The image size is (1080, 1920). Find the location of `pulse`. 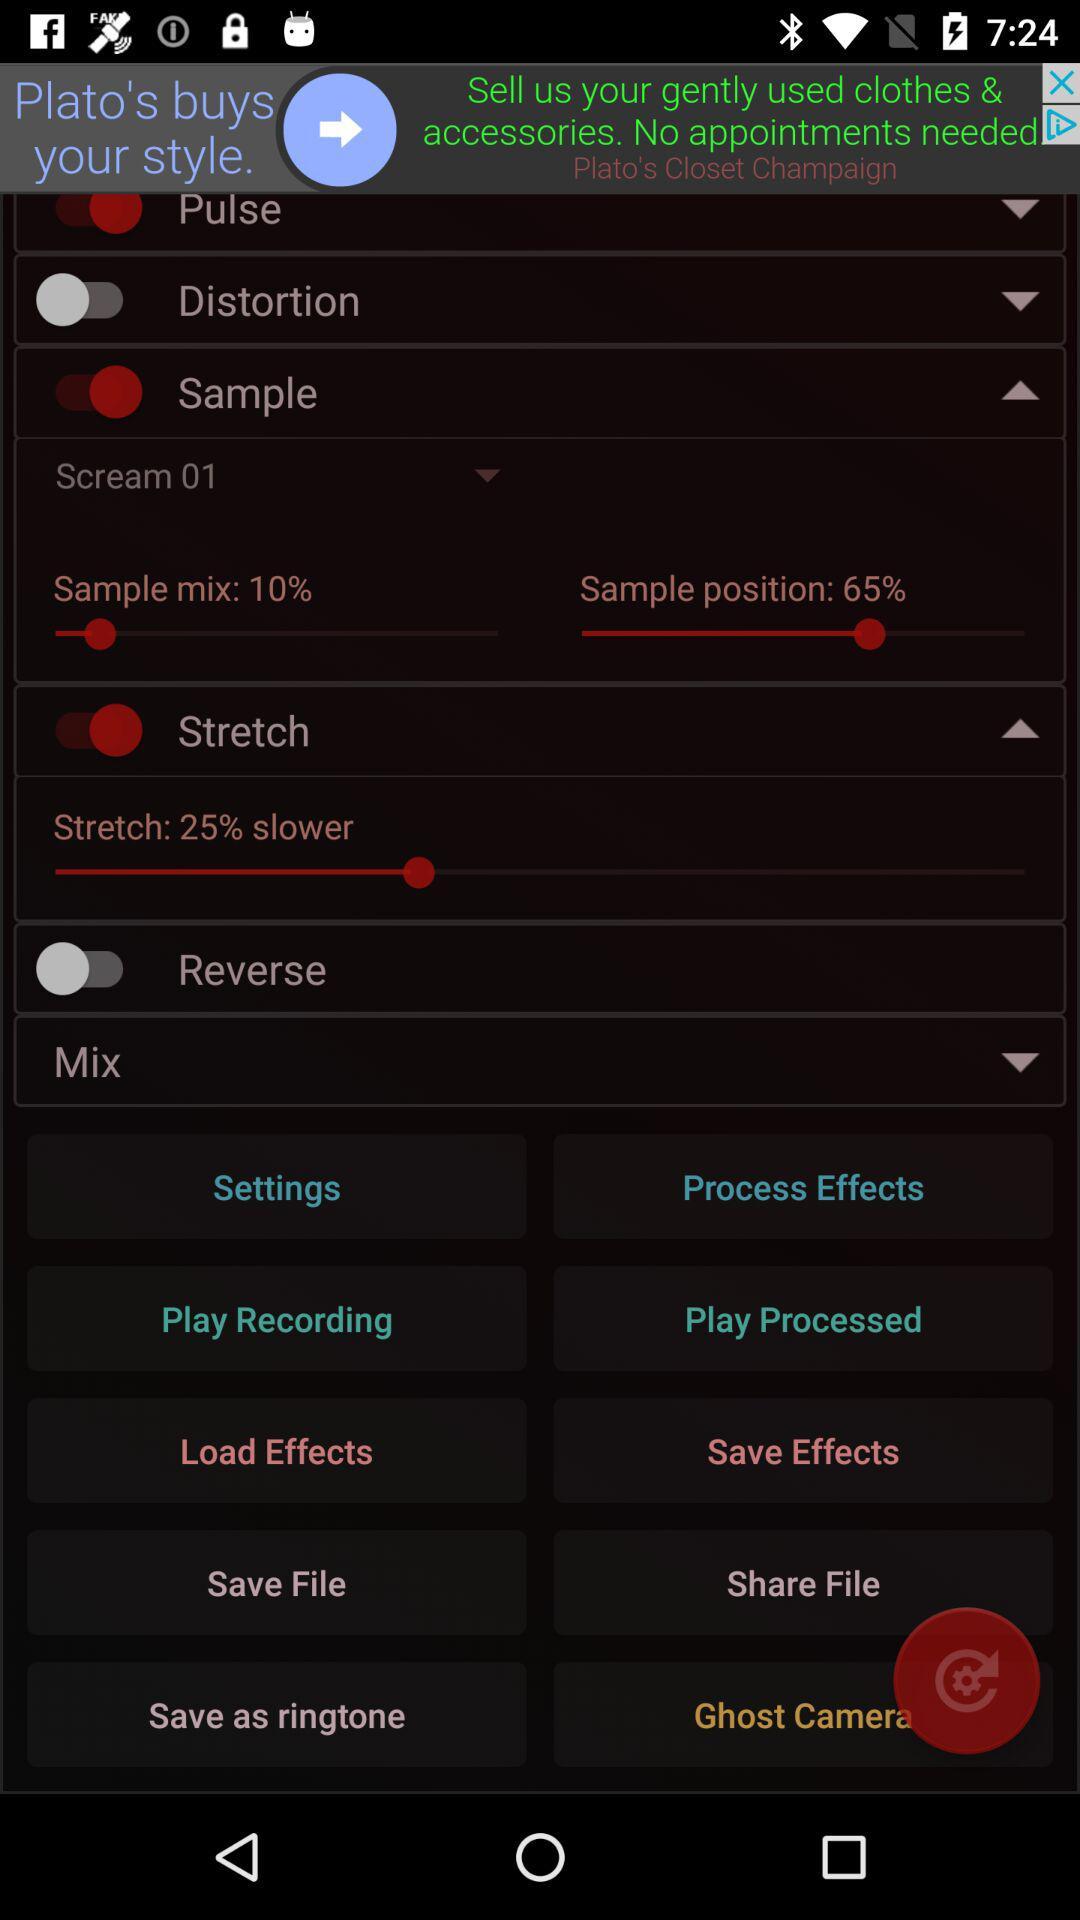

pulse is located at coordinates (88, 218).